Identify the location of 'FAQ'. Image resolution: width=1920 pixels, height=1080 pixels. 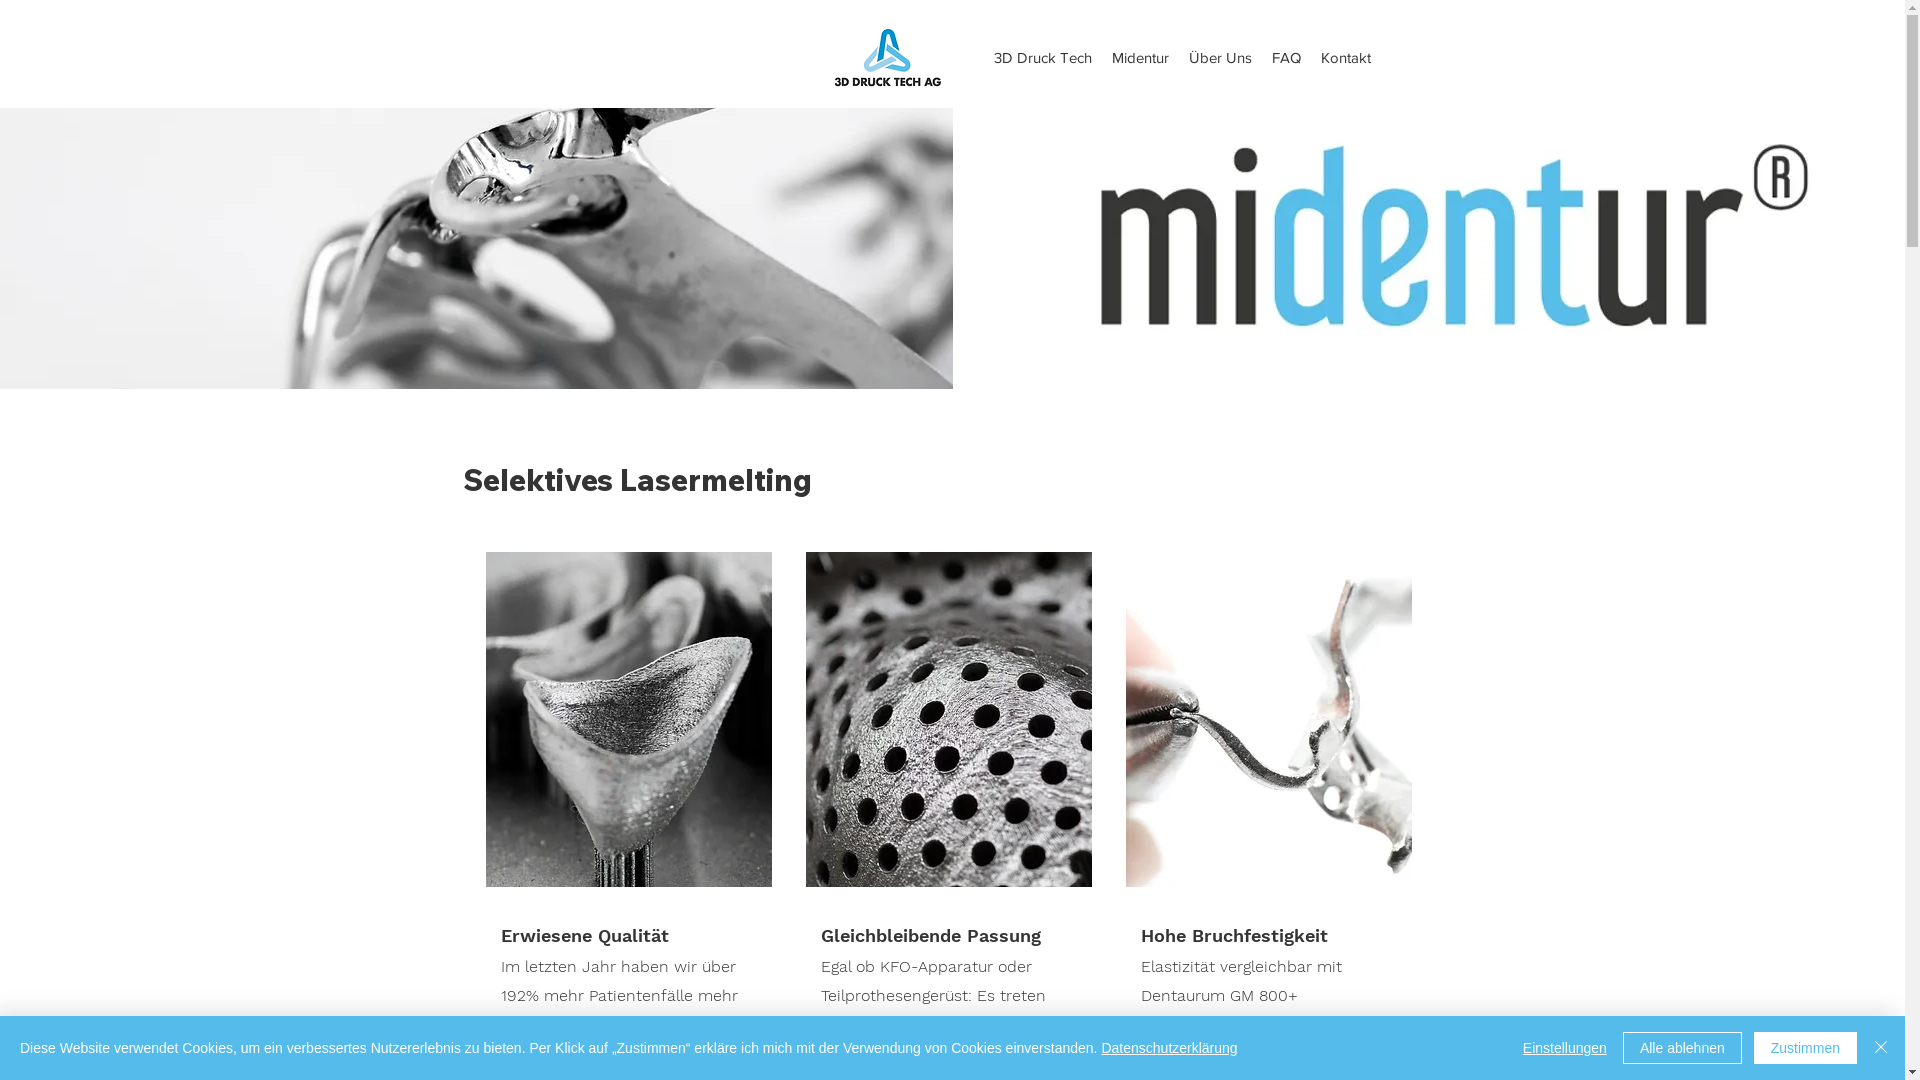
(1286, 56).